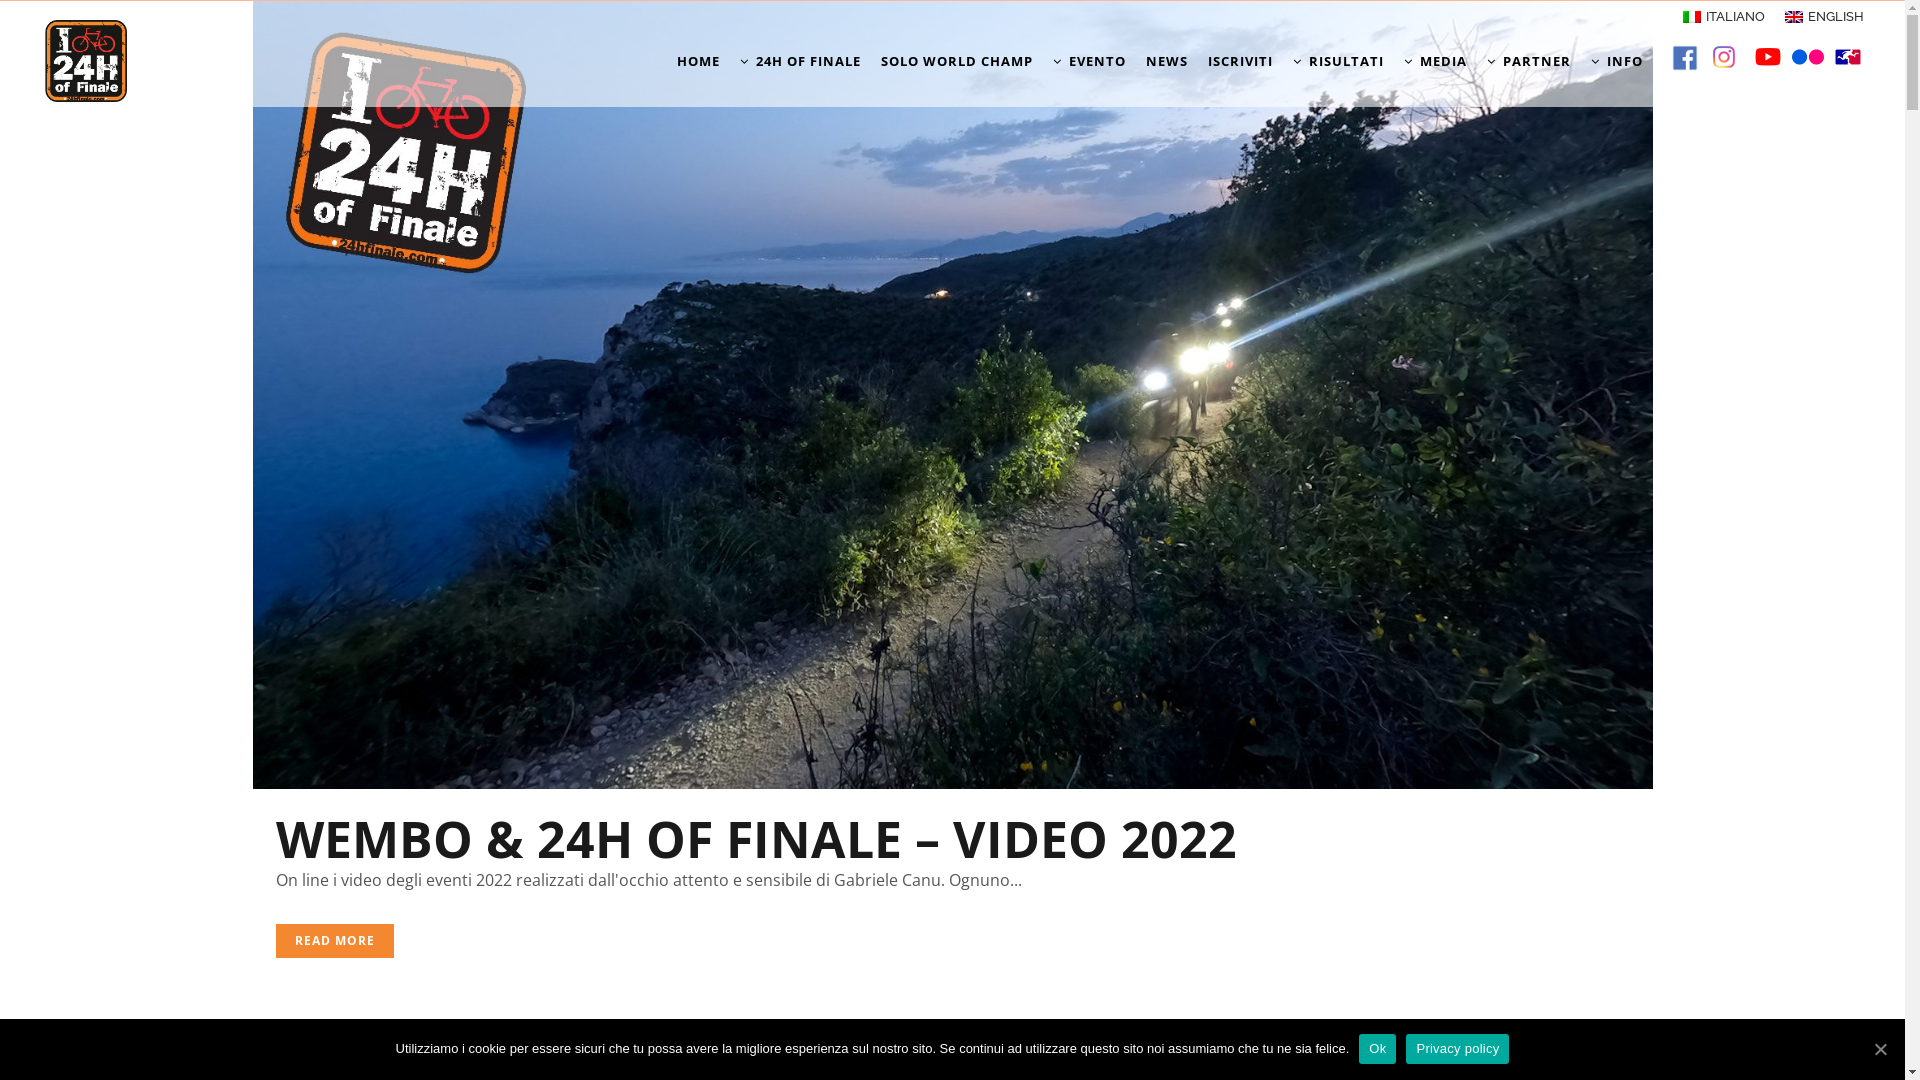 The image size is (1920, 1080). Describe the element at coordinates (1722, 56) in the screenshot. I see `'twitter'` at that location.